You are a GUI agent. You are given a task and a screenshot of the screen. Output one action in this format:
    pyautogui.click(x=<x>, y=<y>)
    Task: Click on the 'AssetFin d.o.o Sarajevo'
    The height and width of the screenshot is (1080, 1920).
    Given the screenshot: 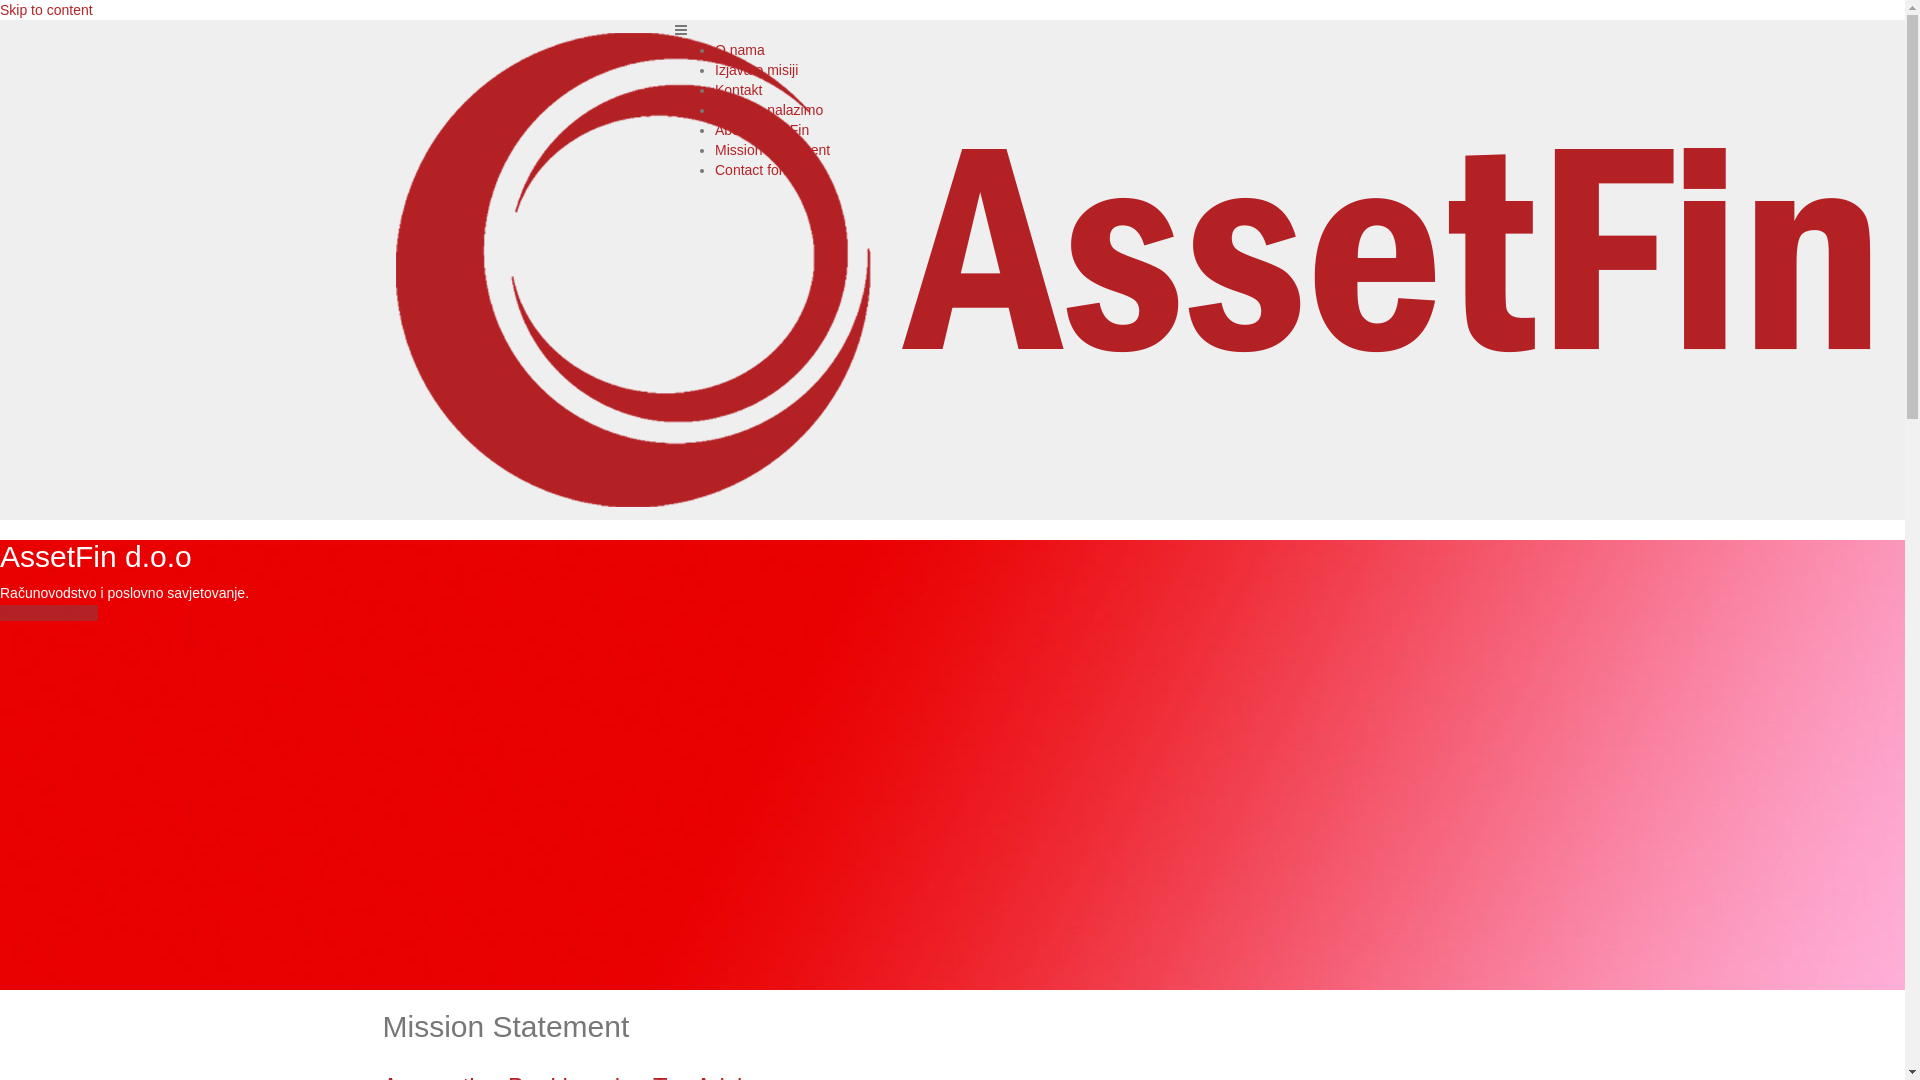 What is the action you would take?
    pyautogui.click(x=1132, y=268)
    